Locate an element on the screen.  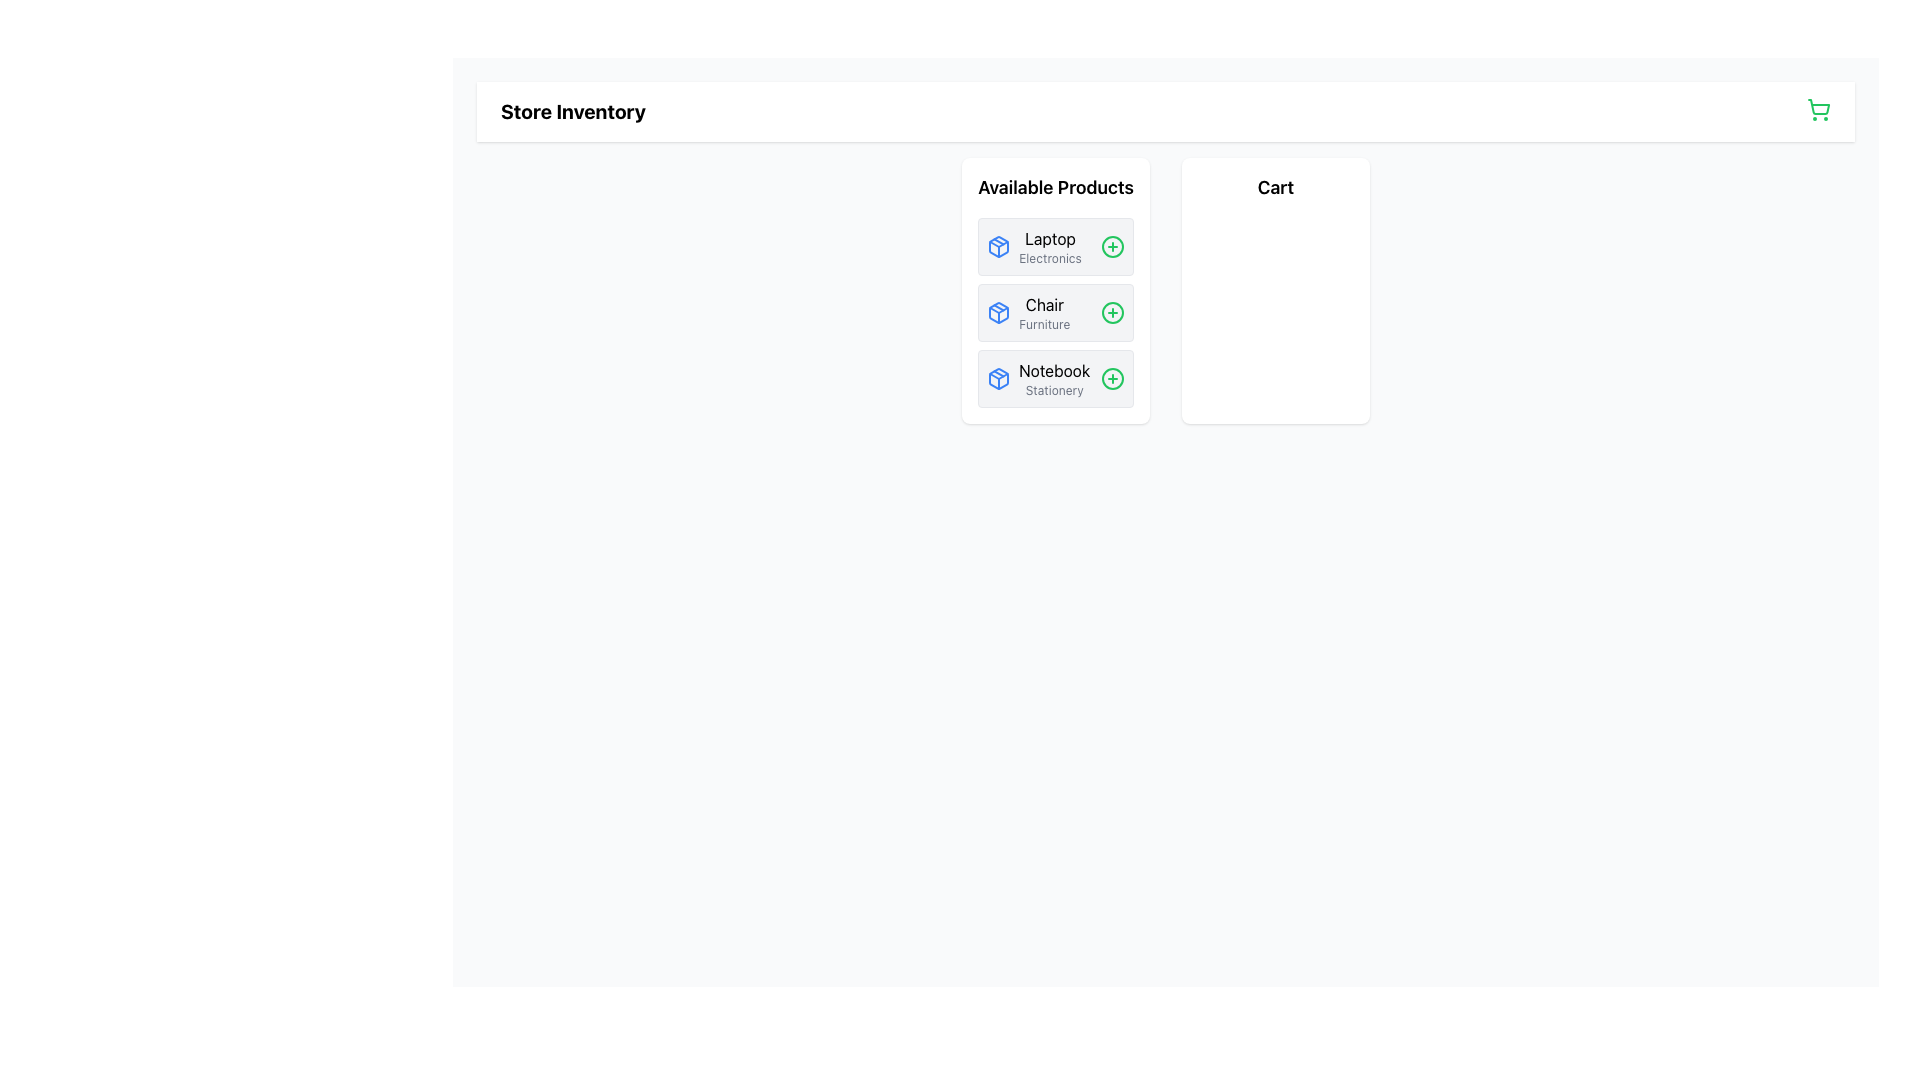
the third product card representing the 'Notebook' item in the 'Available Products' section is located at coordinates (1055, 378).